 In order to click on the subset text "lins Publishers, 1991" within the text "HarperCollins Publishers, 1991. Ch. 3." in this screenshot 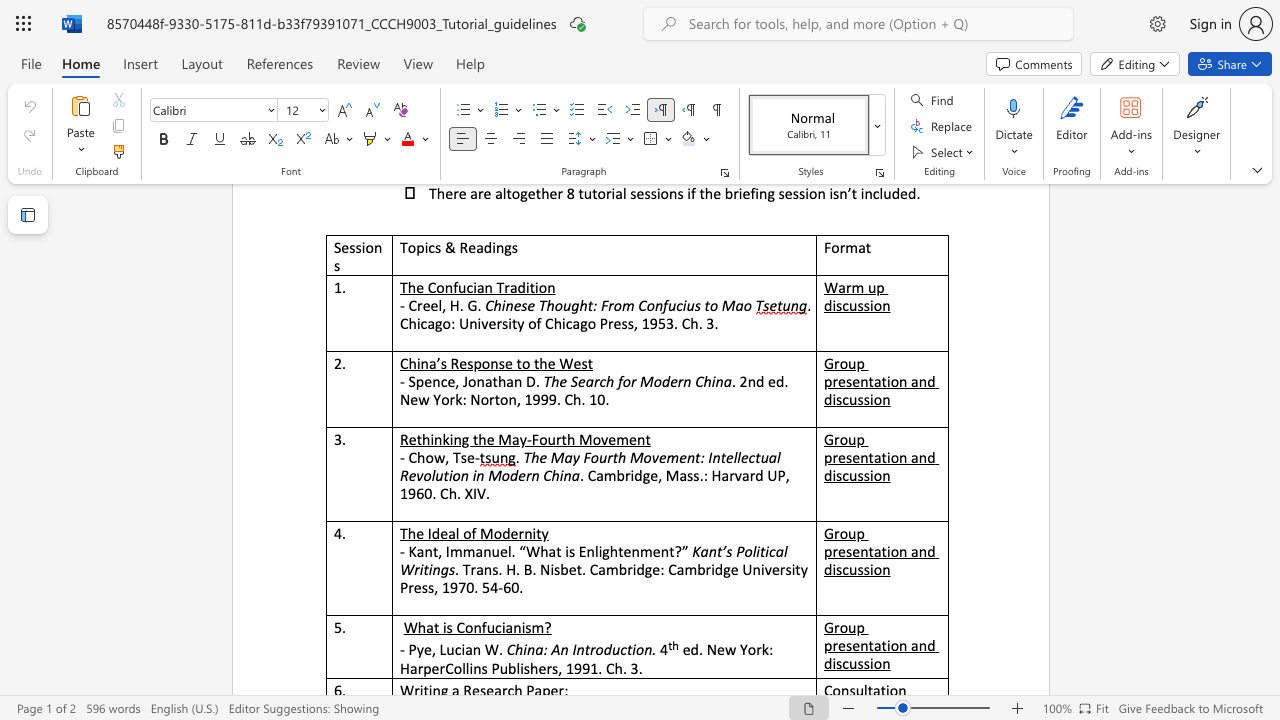, I will do `click(464, 668)`.